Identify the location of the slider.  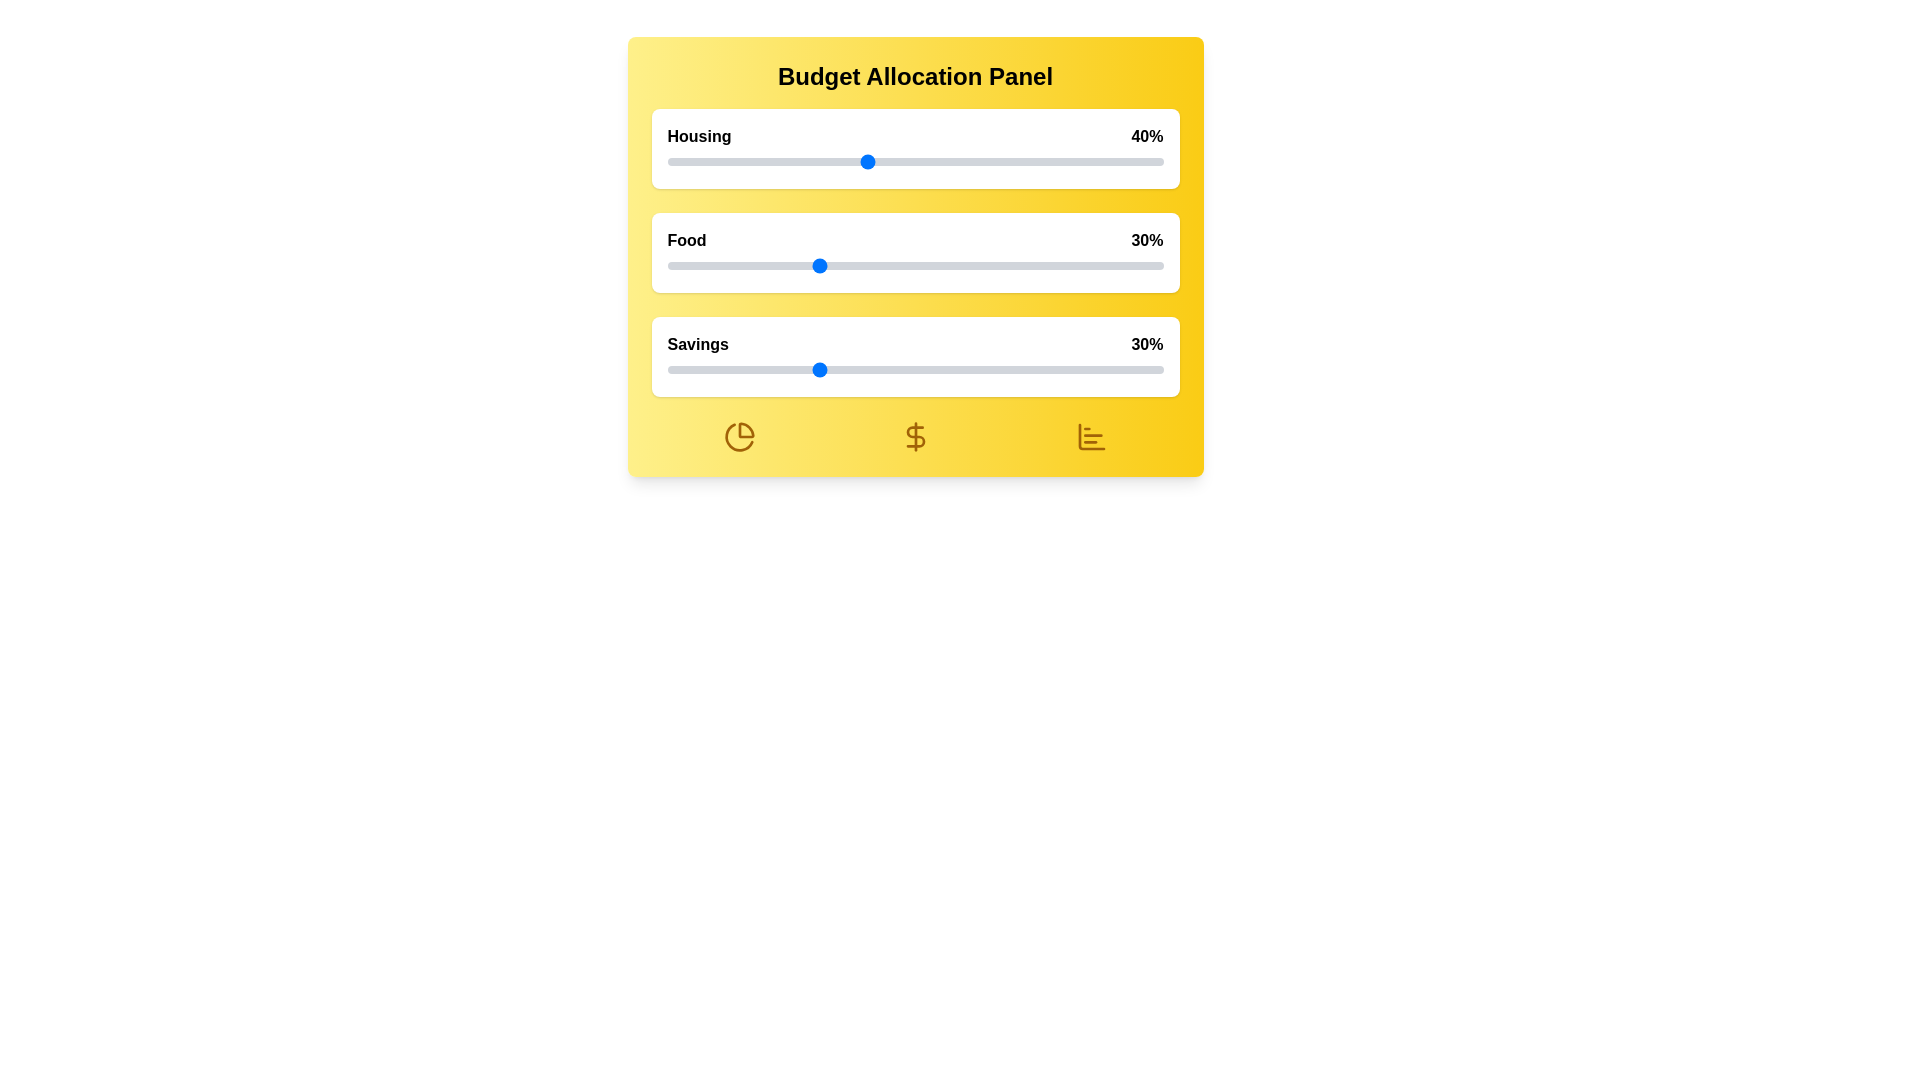
(984, 265).